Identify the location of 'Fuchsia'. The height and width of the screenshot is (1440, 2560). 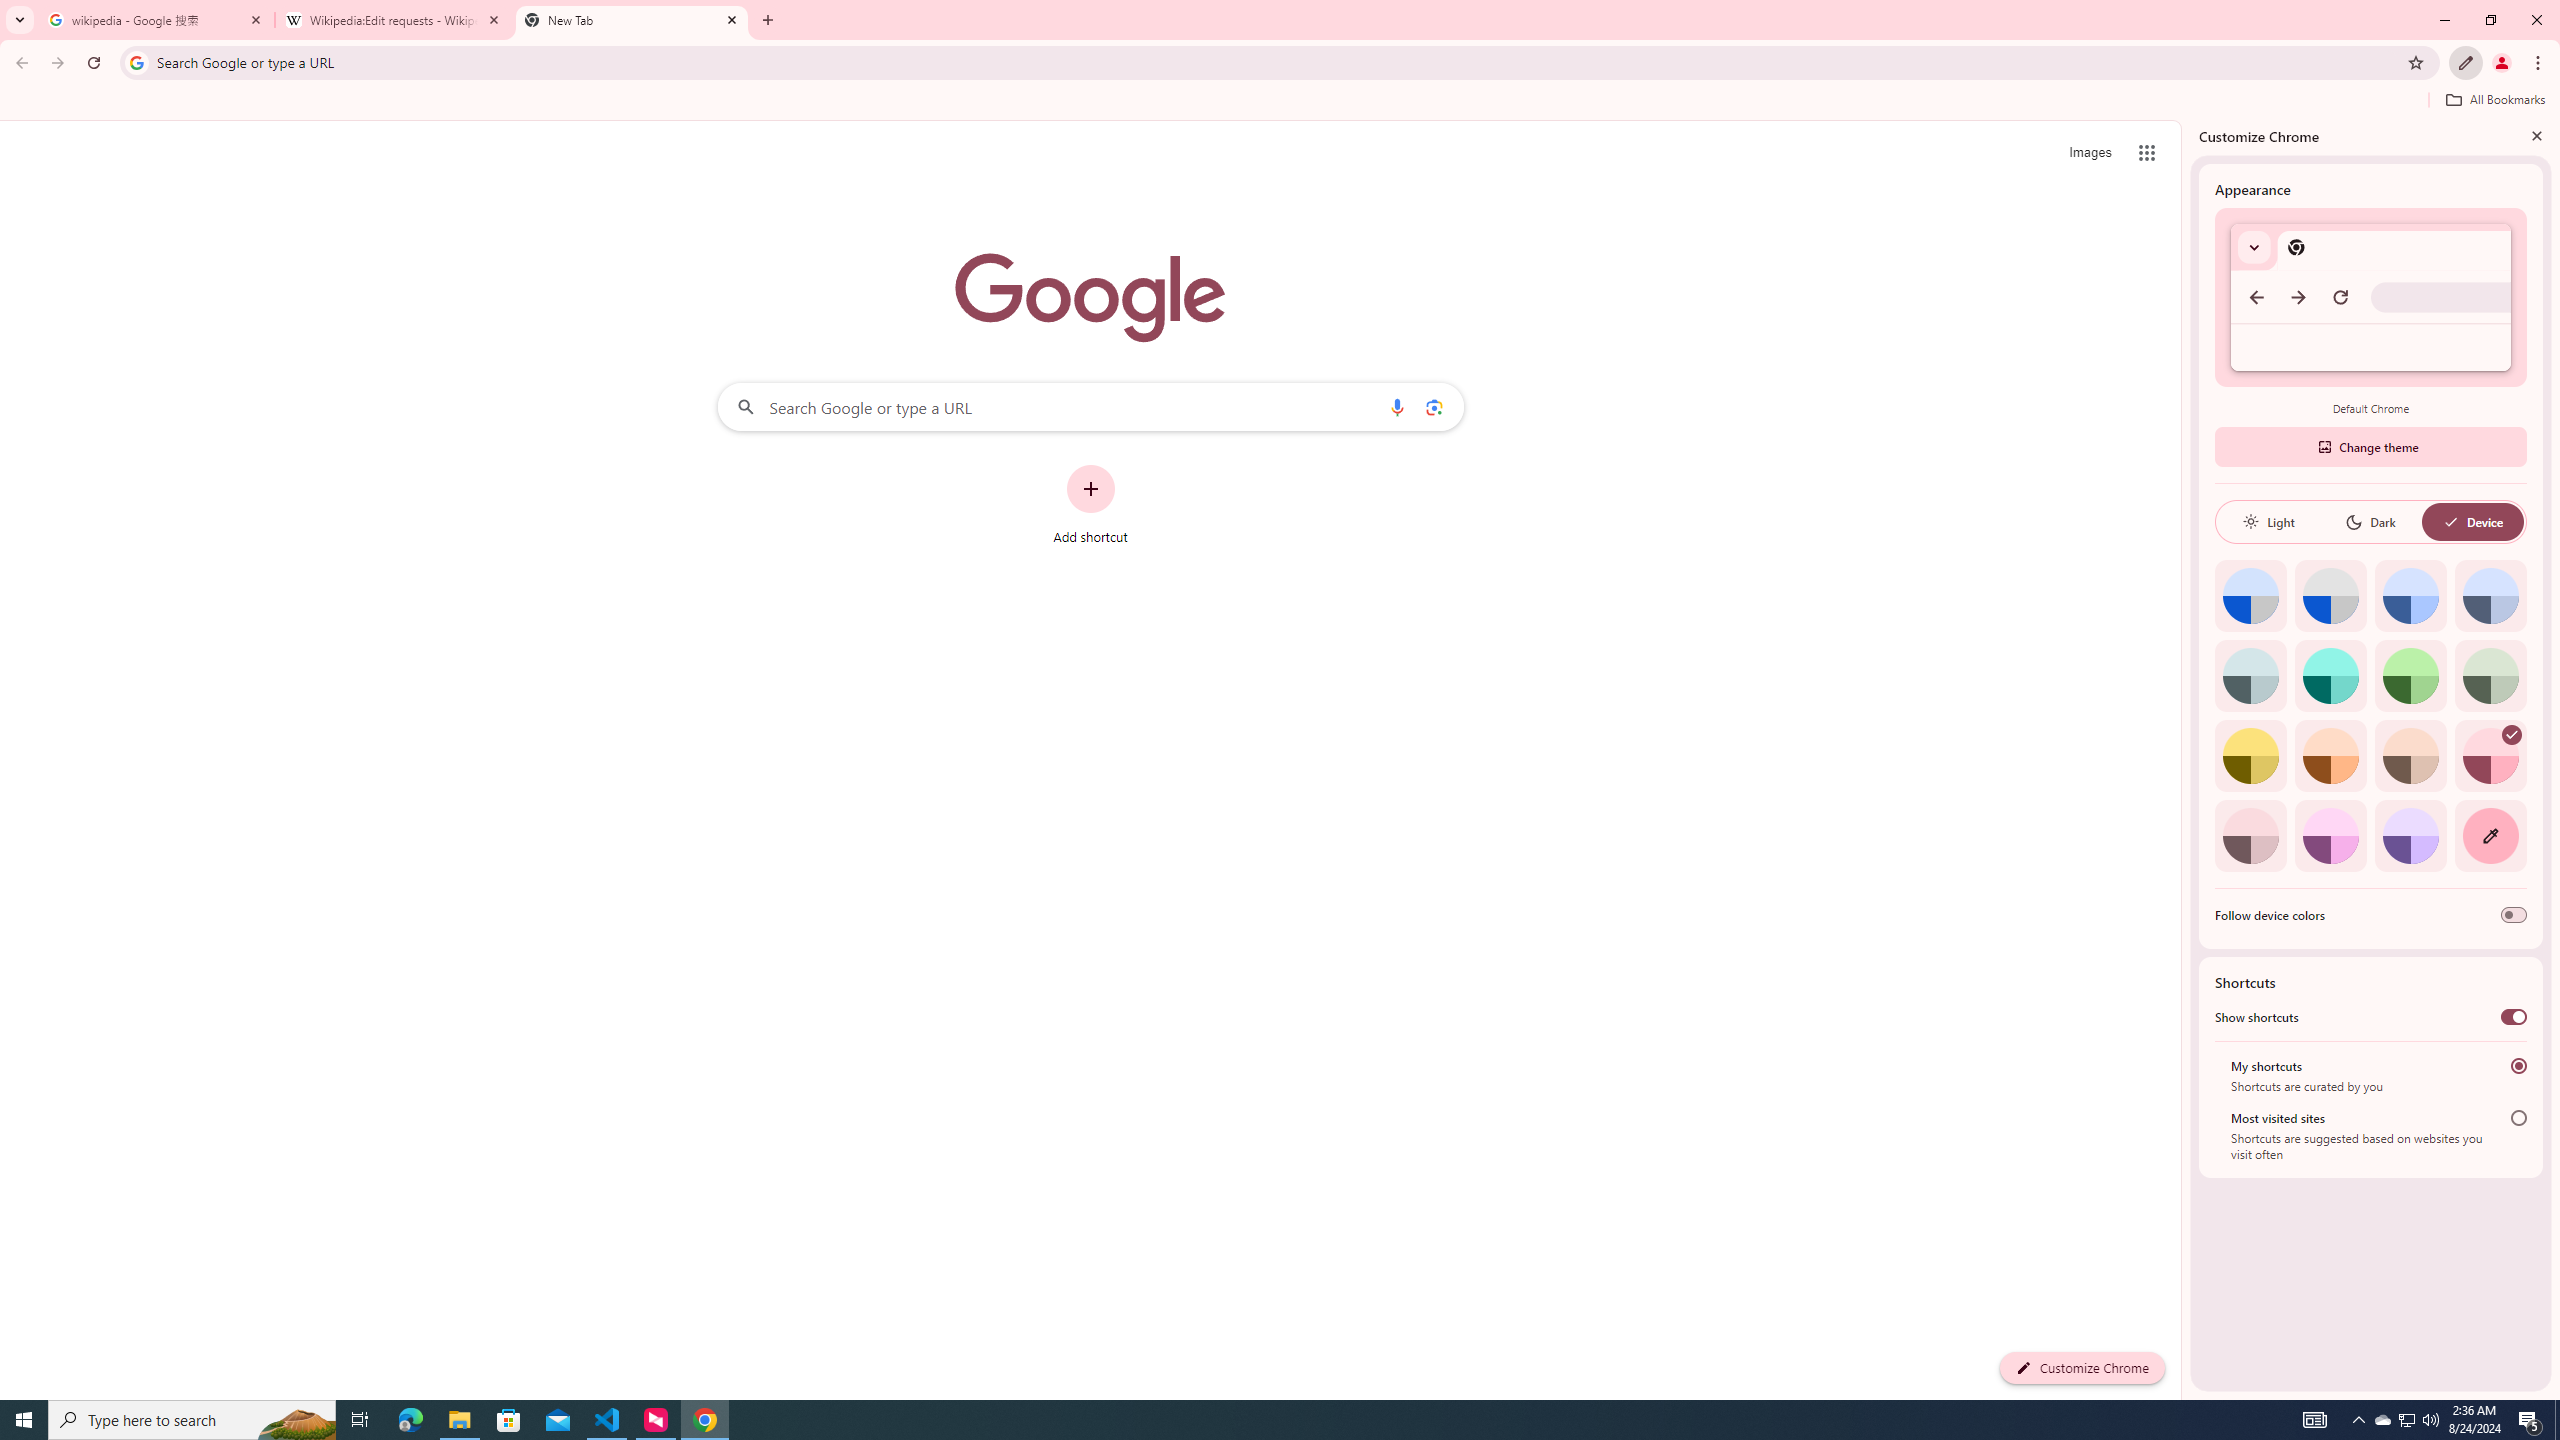
(2329, 835).